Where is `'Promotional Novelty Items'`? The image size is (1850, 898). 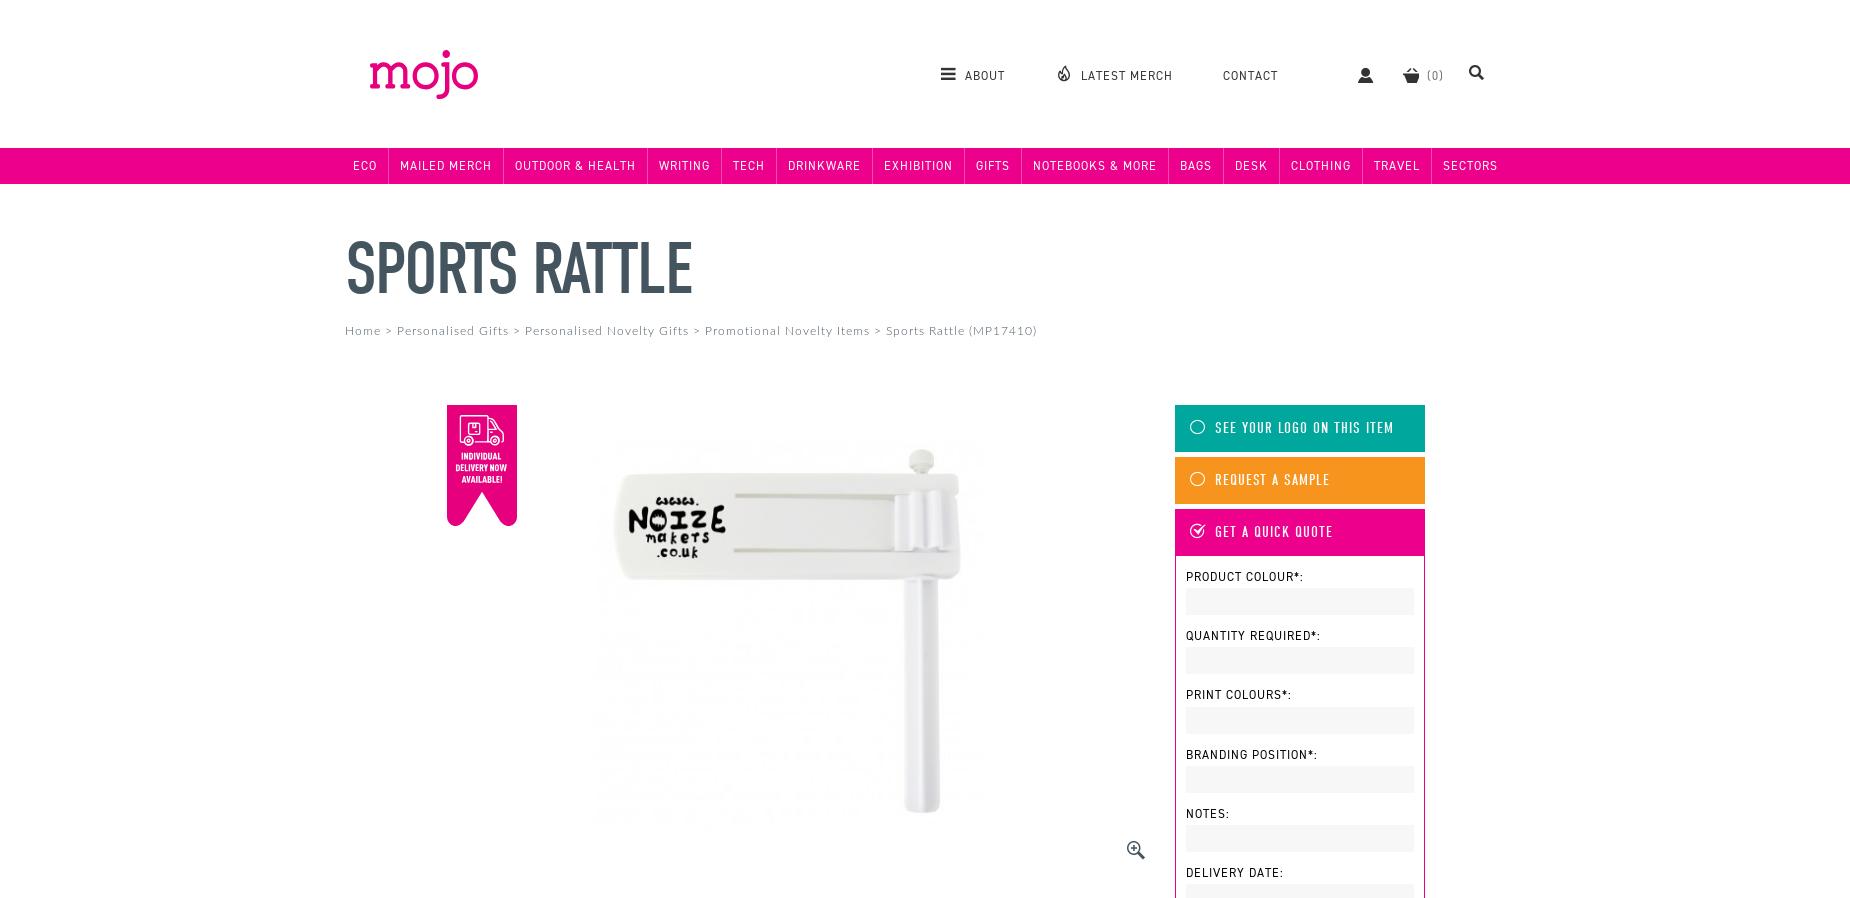
'Promotional Novelty Items' is located at coordinates (787, 331).